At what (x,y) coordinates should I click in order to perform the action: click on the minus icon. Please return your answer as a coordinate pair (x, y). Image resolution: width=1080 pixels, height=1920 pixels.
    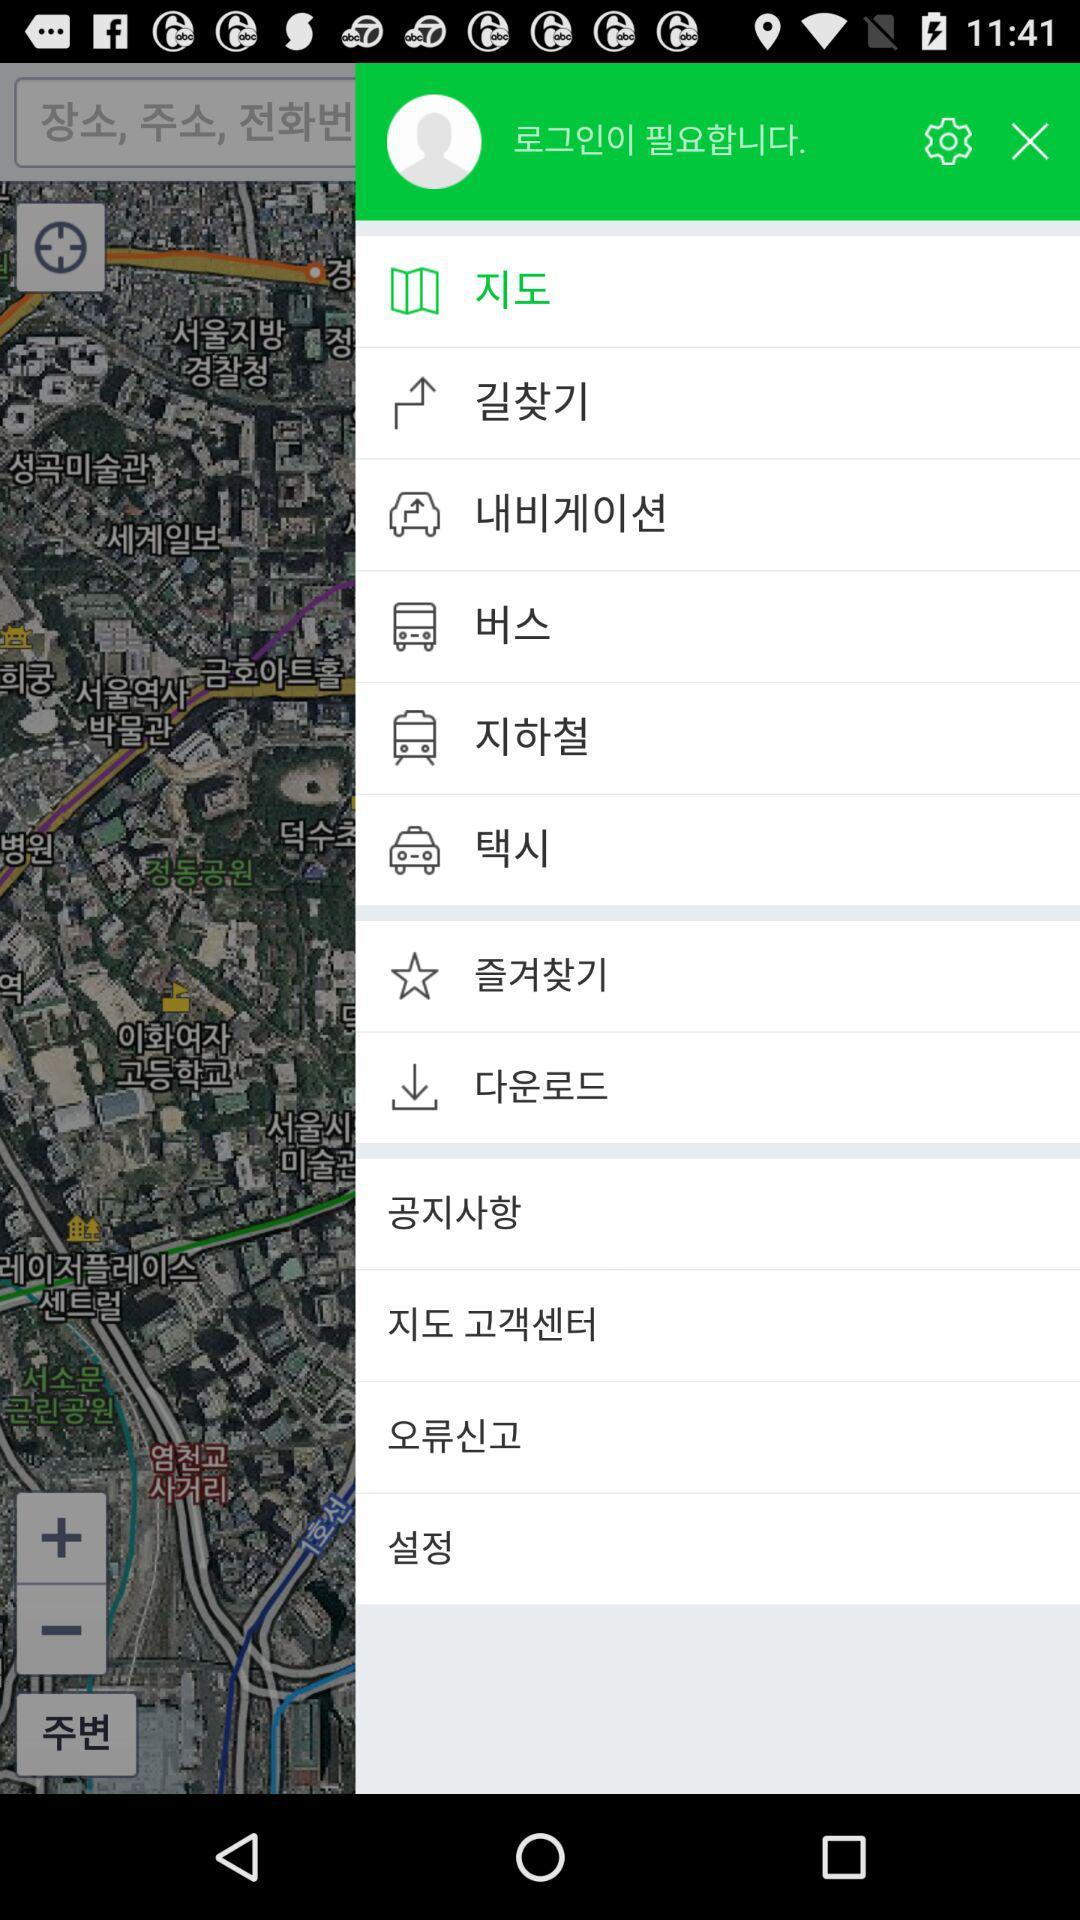
    Looking at the image, I should click on (1018, 498).